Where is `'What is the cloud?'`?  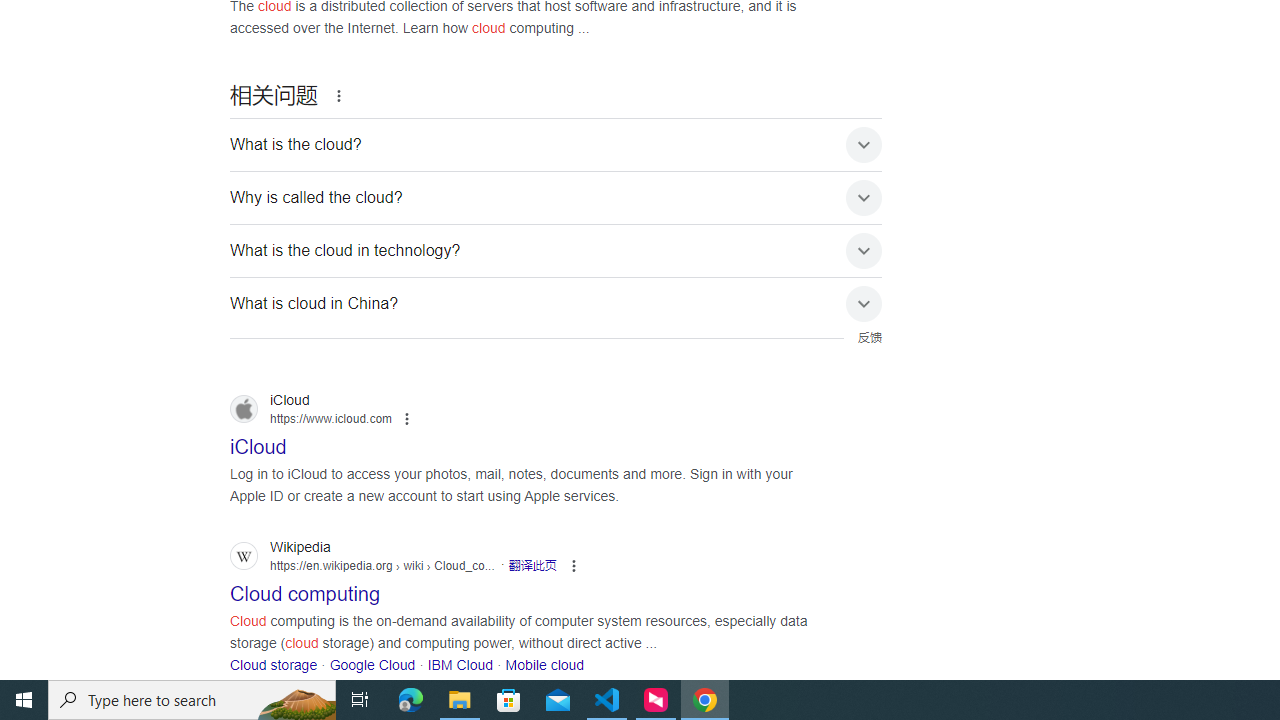
'What is the cloud?' is located at coordinates (556, 144).